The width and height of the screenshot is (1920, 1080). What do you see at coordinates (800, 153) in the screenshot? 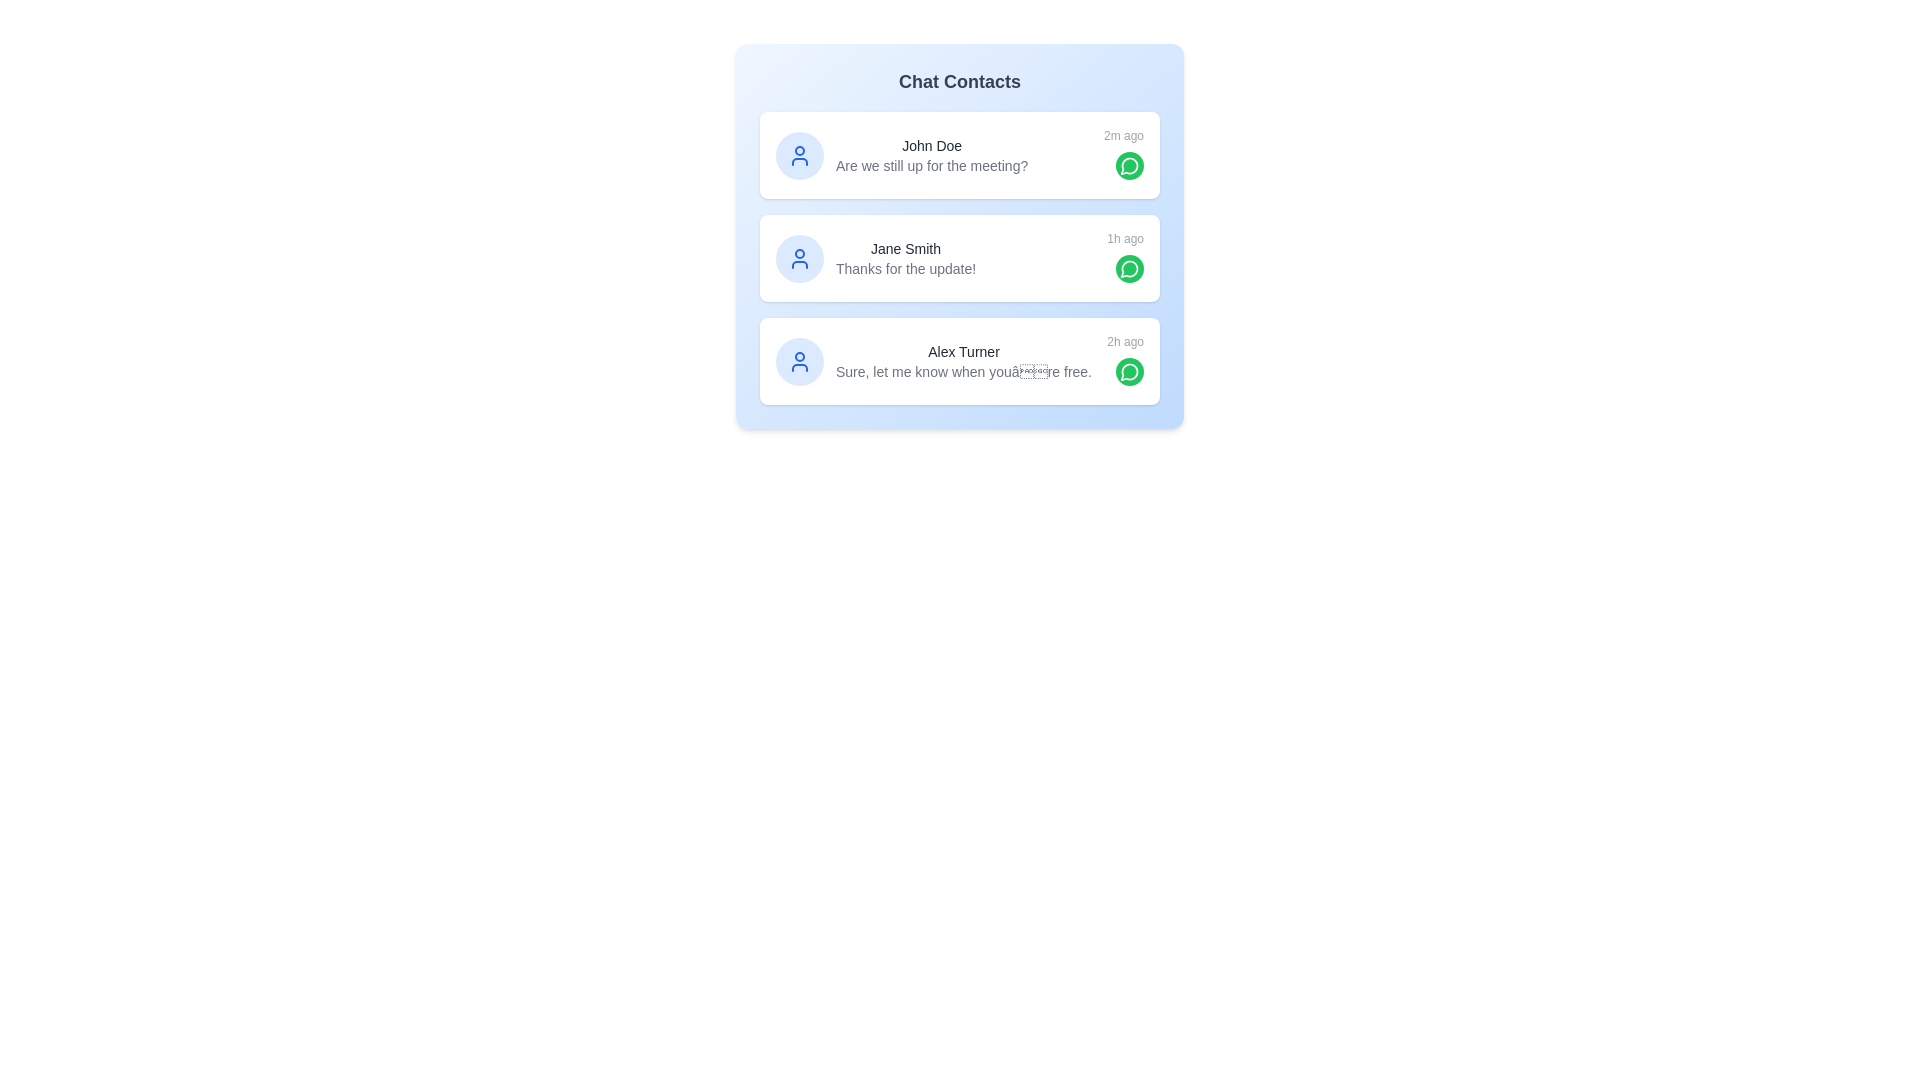
I see `the name or avatar of John Doe to view their details` at bounding box center [800, 153].